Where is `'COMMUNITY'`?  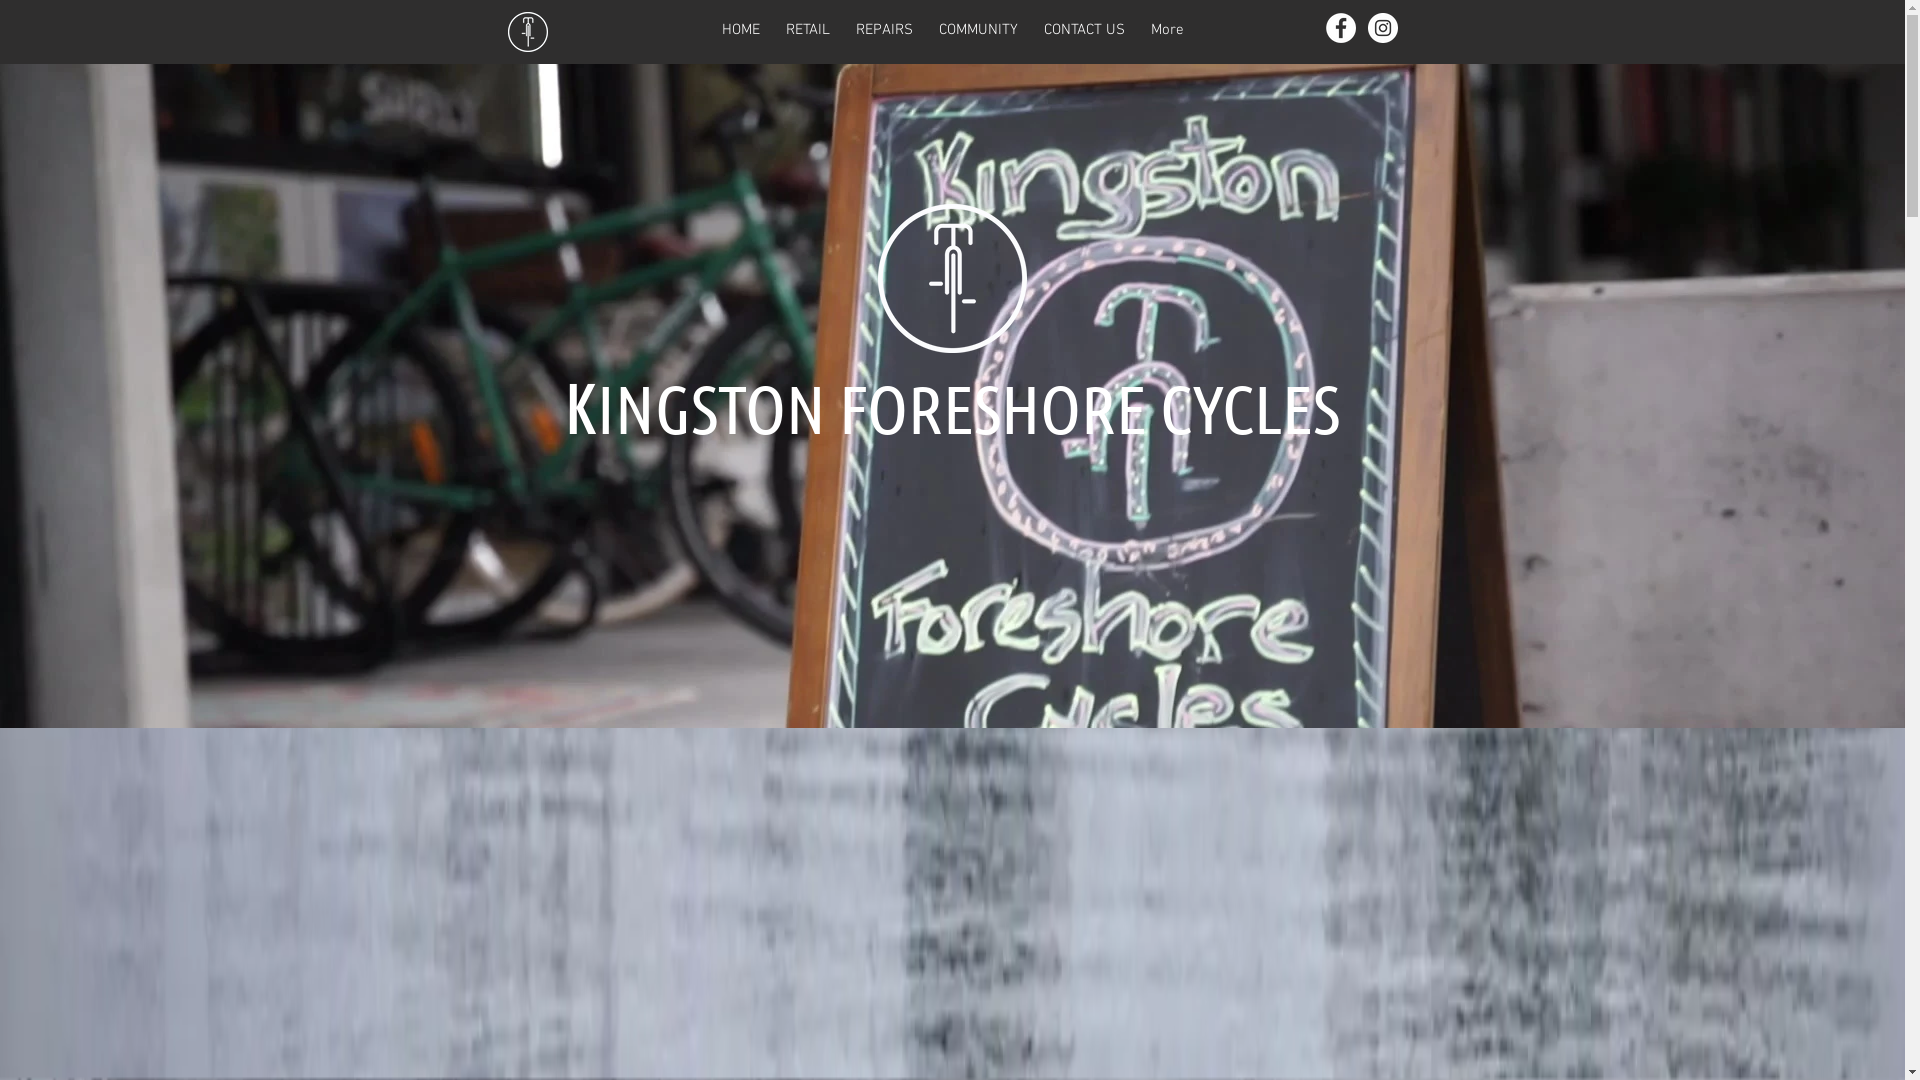 'COMMUNITY' is located at coordinates (978, 31).